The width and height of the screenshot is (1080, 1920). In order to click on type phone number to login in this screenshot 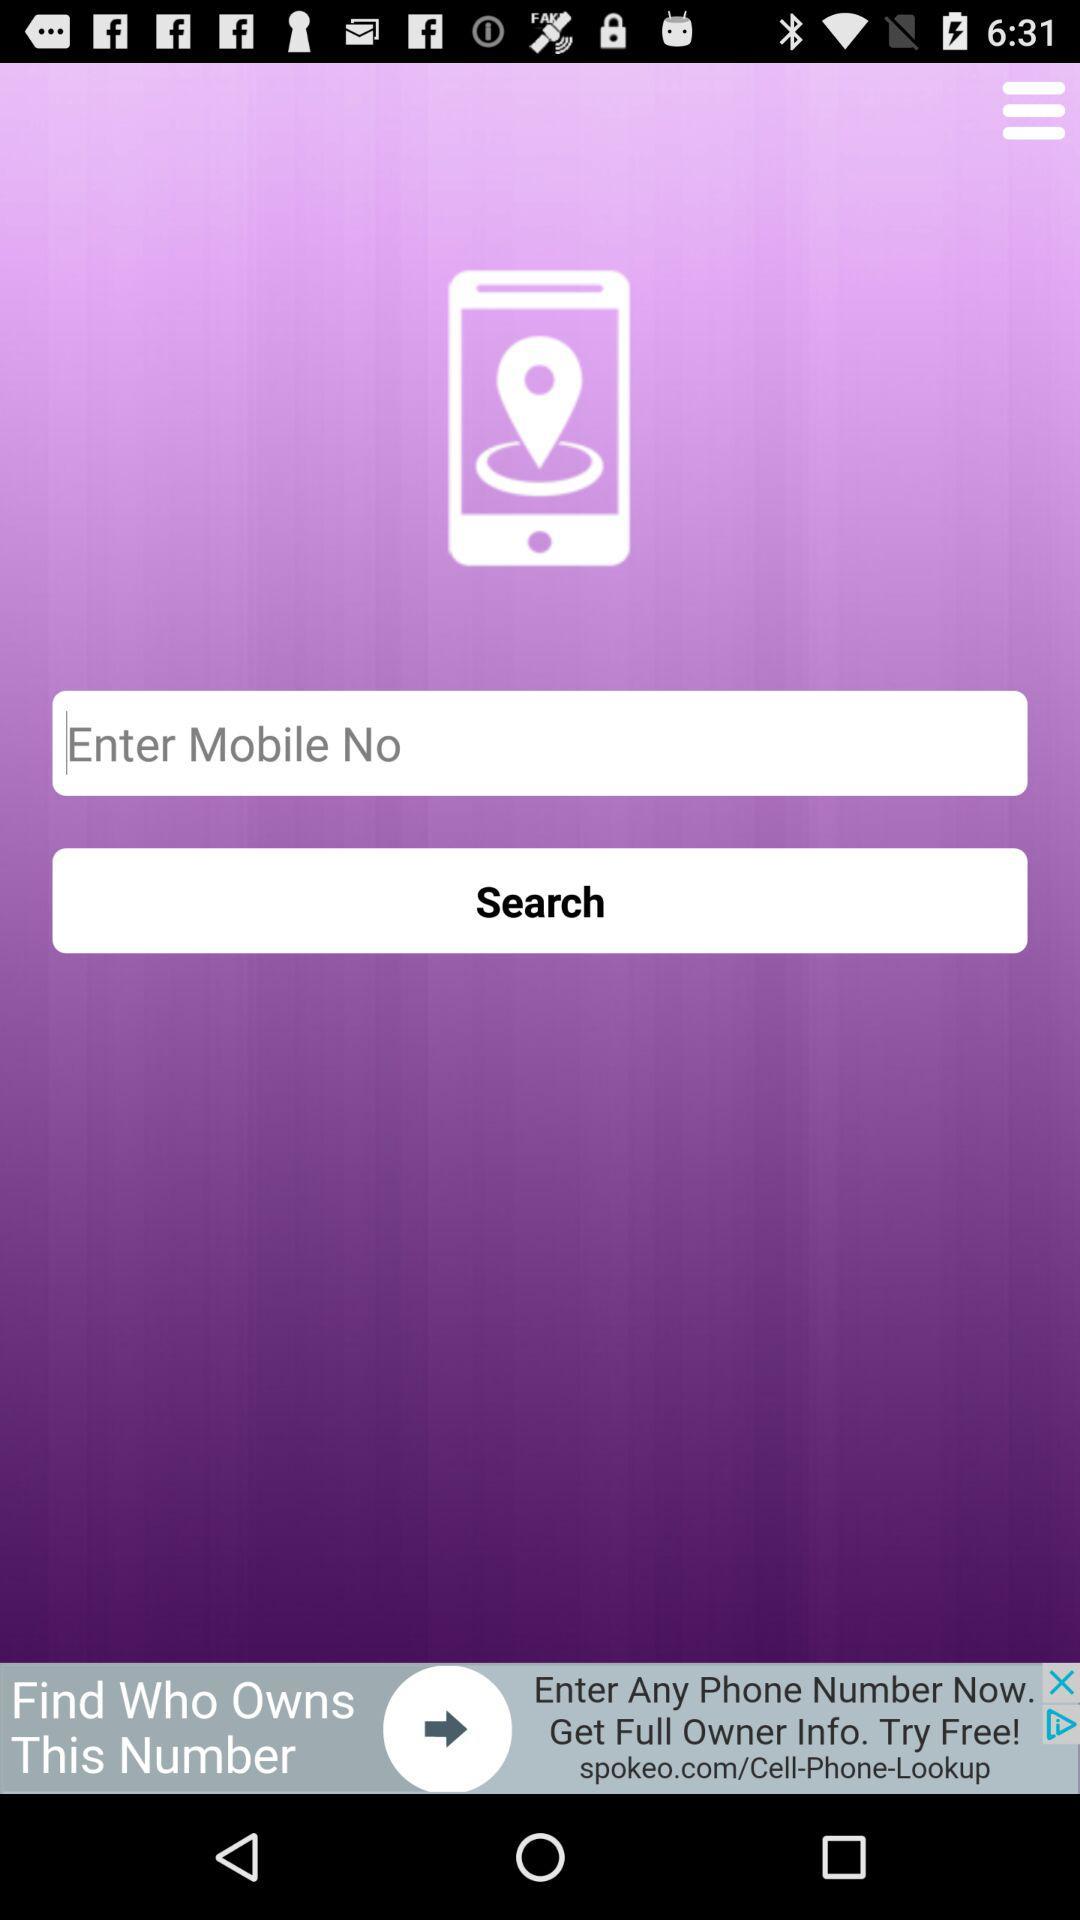, I will do `click(540, 742)`.